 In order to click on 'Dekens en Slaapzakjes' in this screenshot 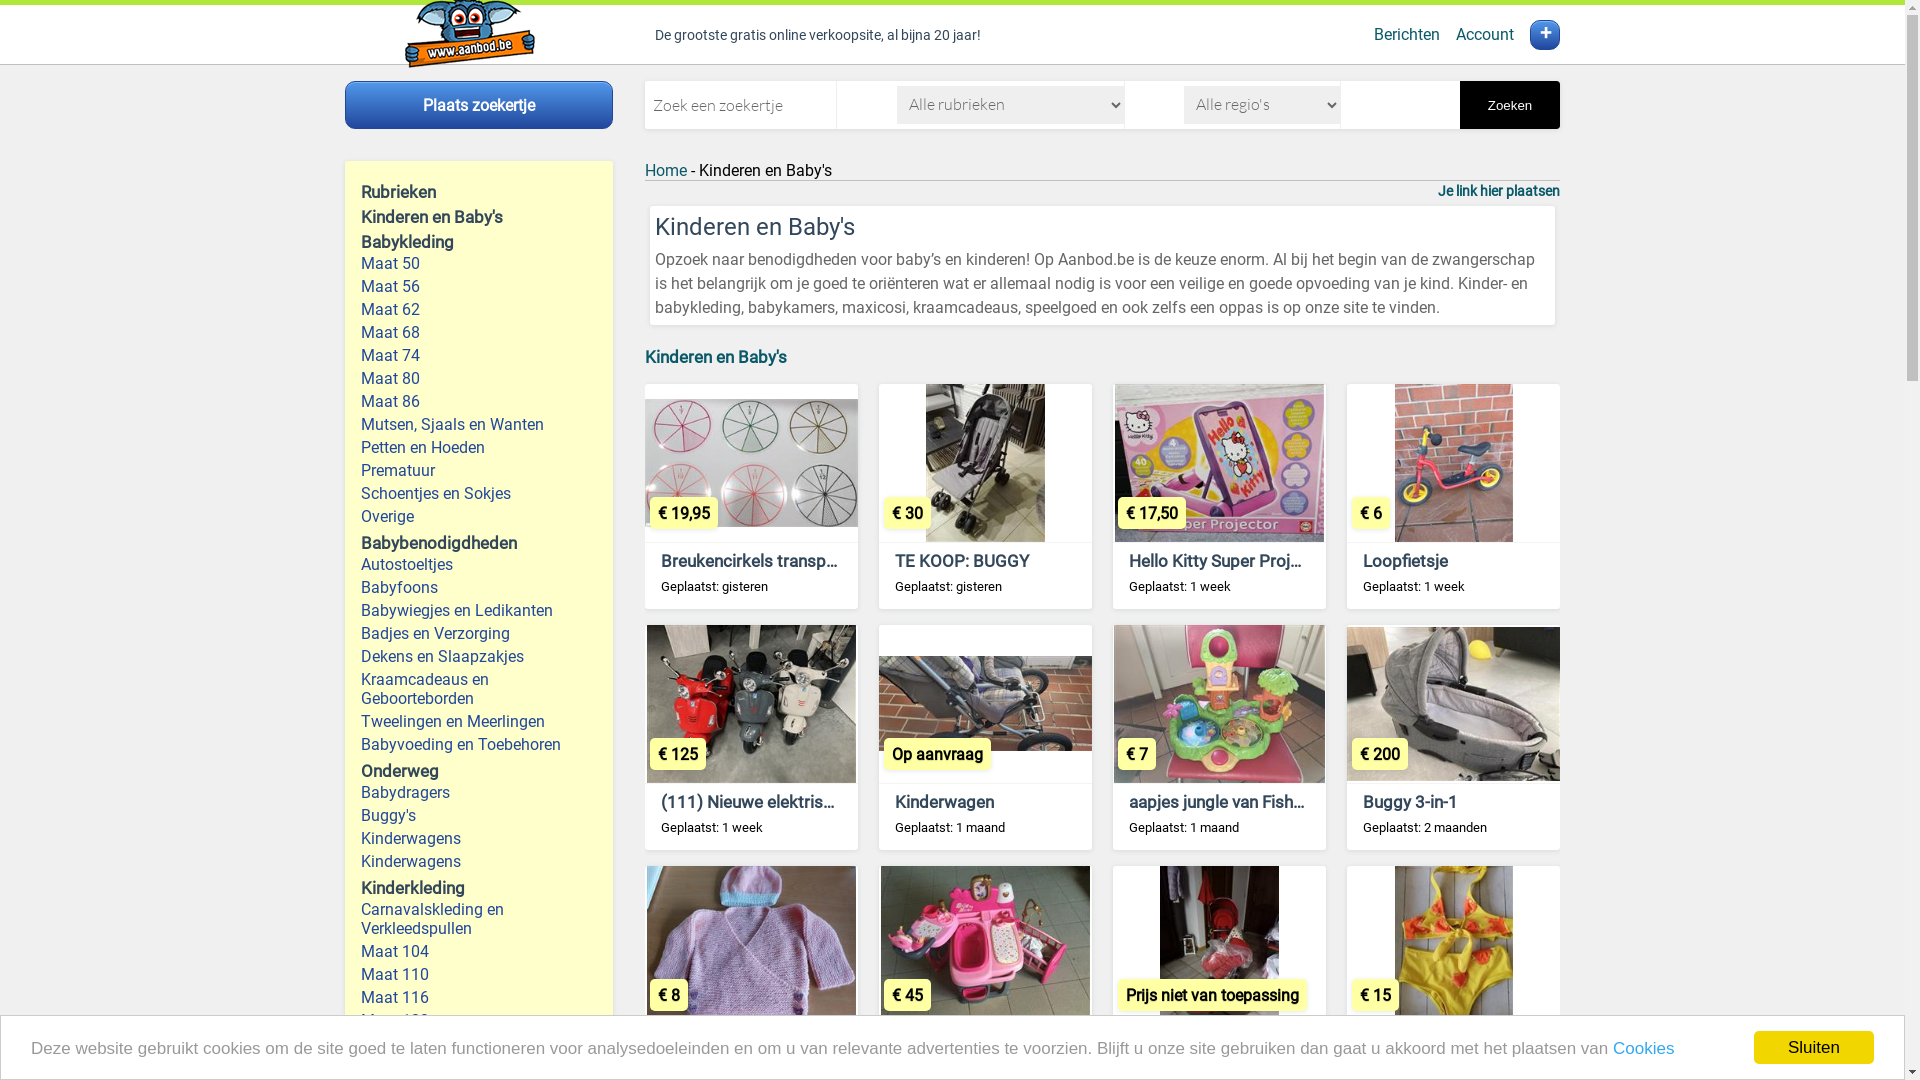, I will do `click(478, 656)`.